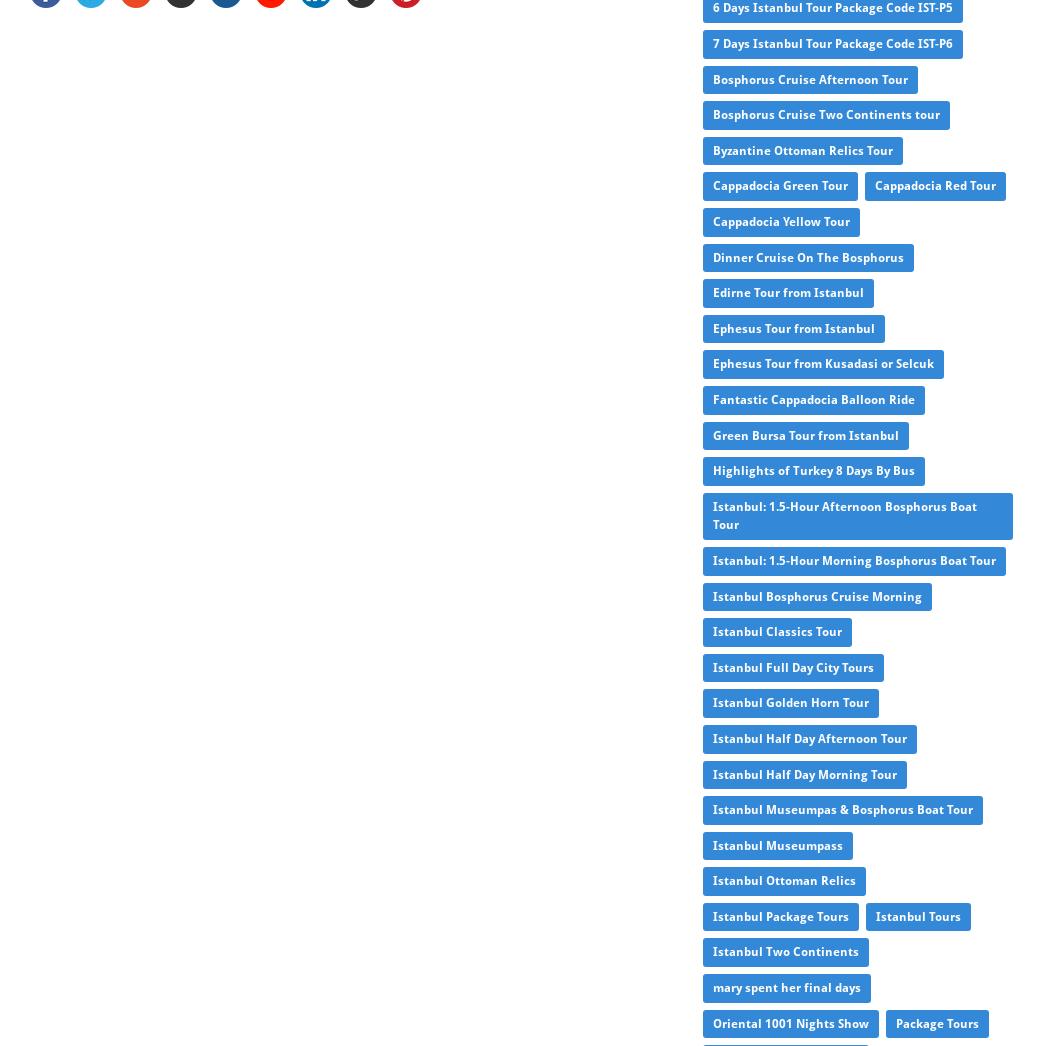  What do you see at coordinates (826, 113) in the screenshot?
I see `'Bosphorus Cruise Two Continents tour'` at bounding box center [826, 113].